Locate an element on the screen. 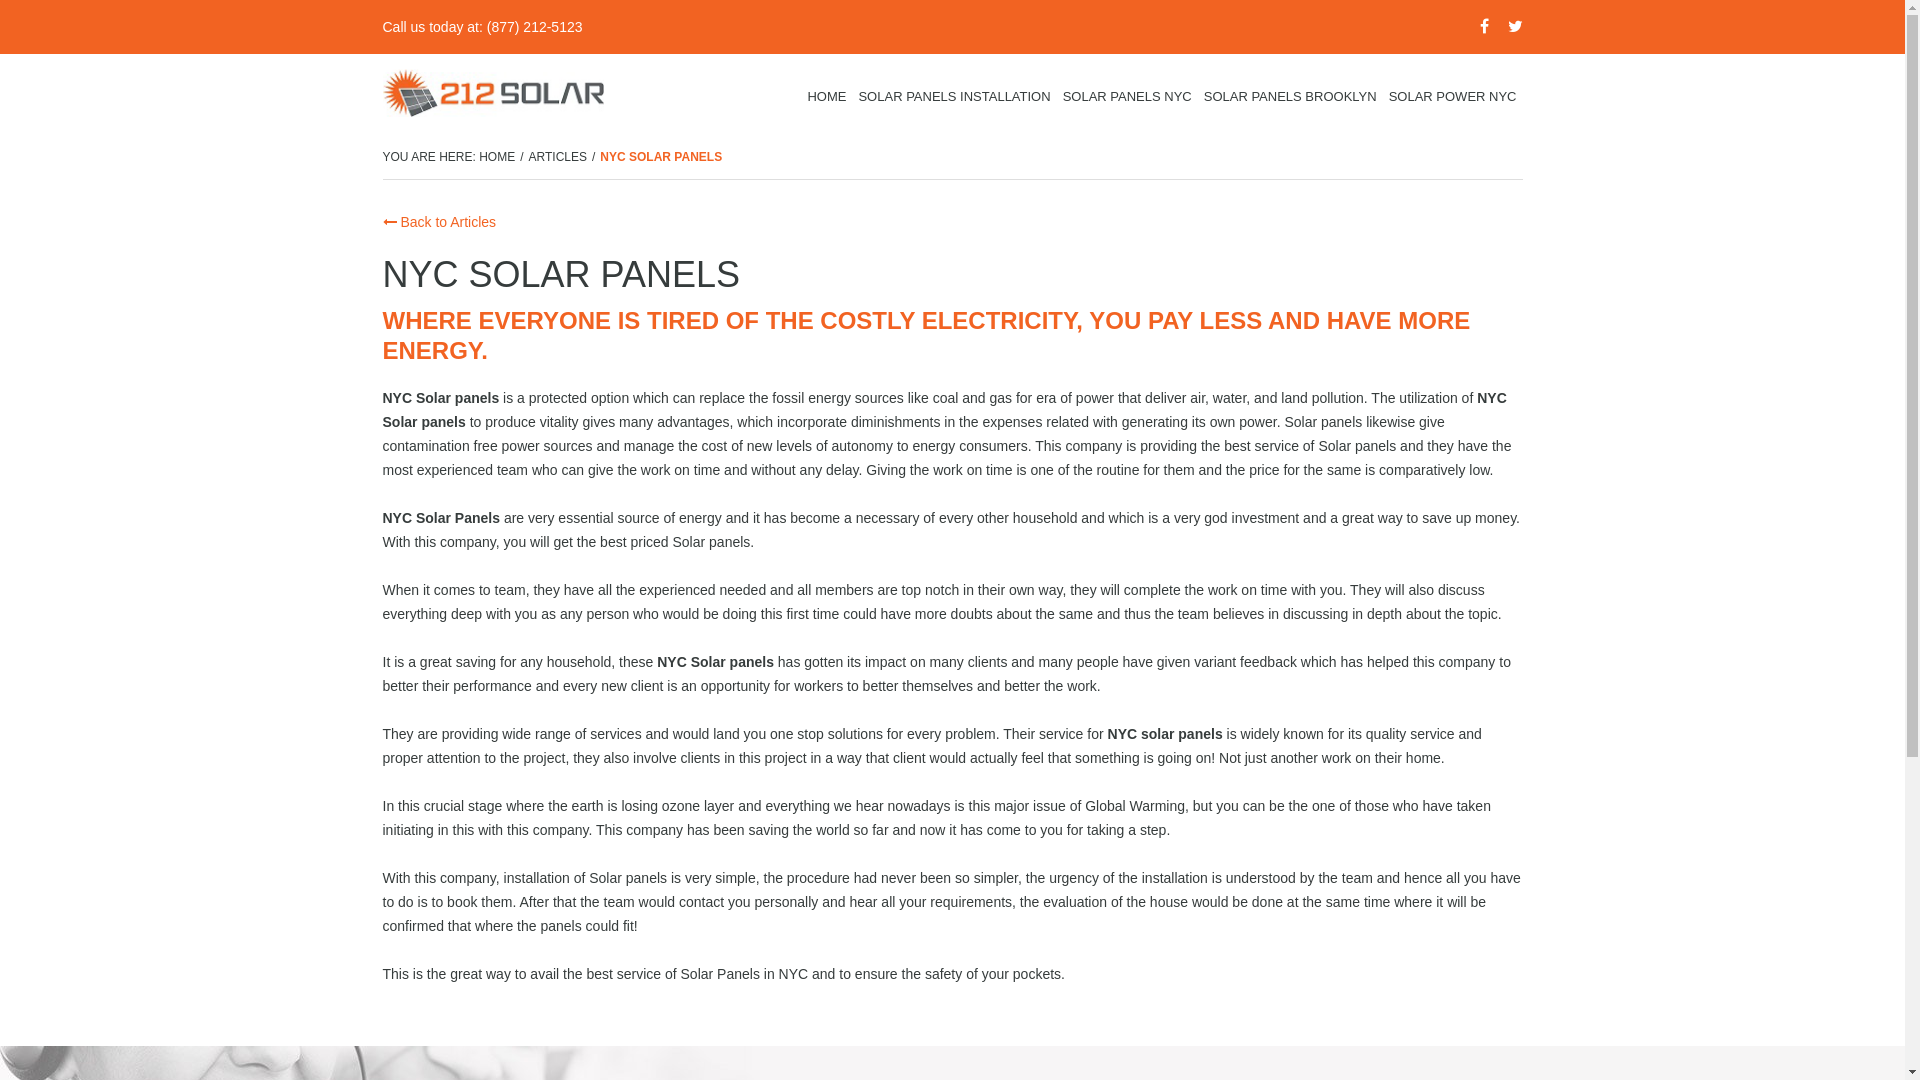  'SOLAR PANELS INSTALLATION' is located at coordinates (851, 96).